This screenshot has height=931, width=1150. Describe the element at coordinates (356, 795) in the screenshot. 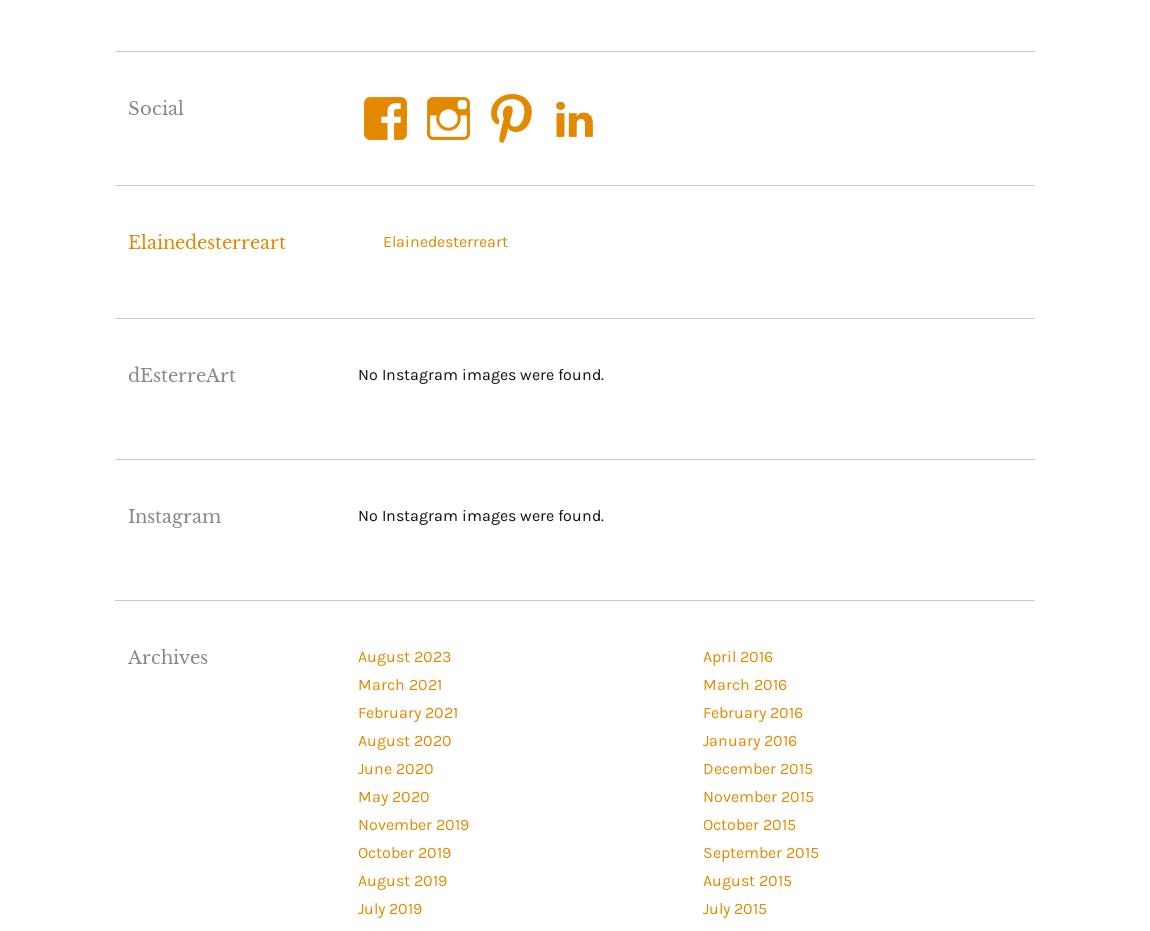

I see `'May 2020'` at that location.